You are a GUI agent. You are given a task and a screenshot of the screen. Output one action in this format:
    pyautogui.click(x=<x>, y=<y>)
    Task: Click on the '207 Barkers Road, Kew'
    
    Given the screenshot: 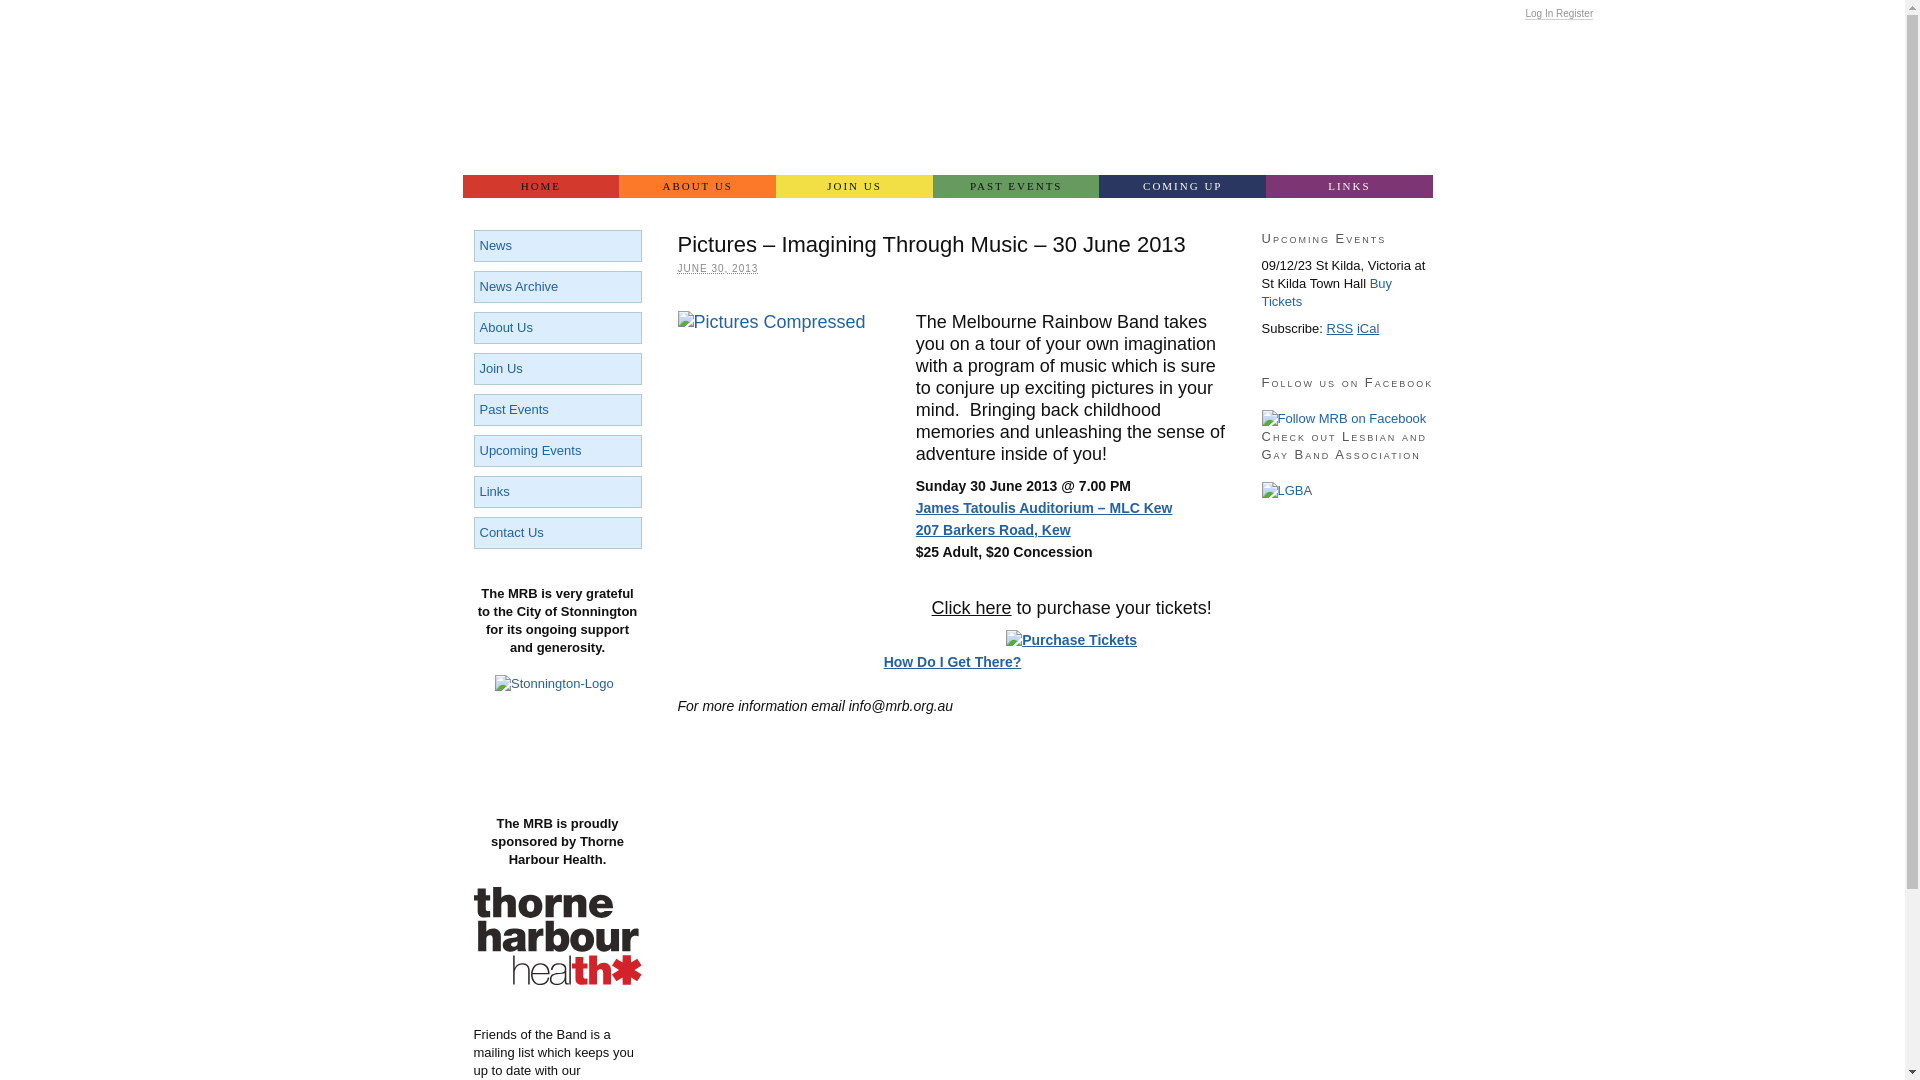 What is the action you would take?
    pyautogui.click(x=993, y=528)
    